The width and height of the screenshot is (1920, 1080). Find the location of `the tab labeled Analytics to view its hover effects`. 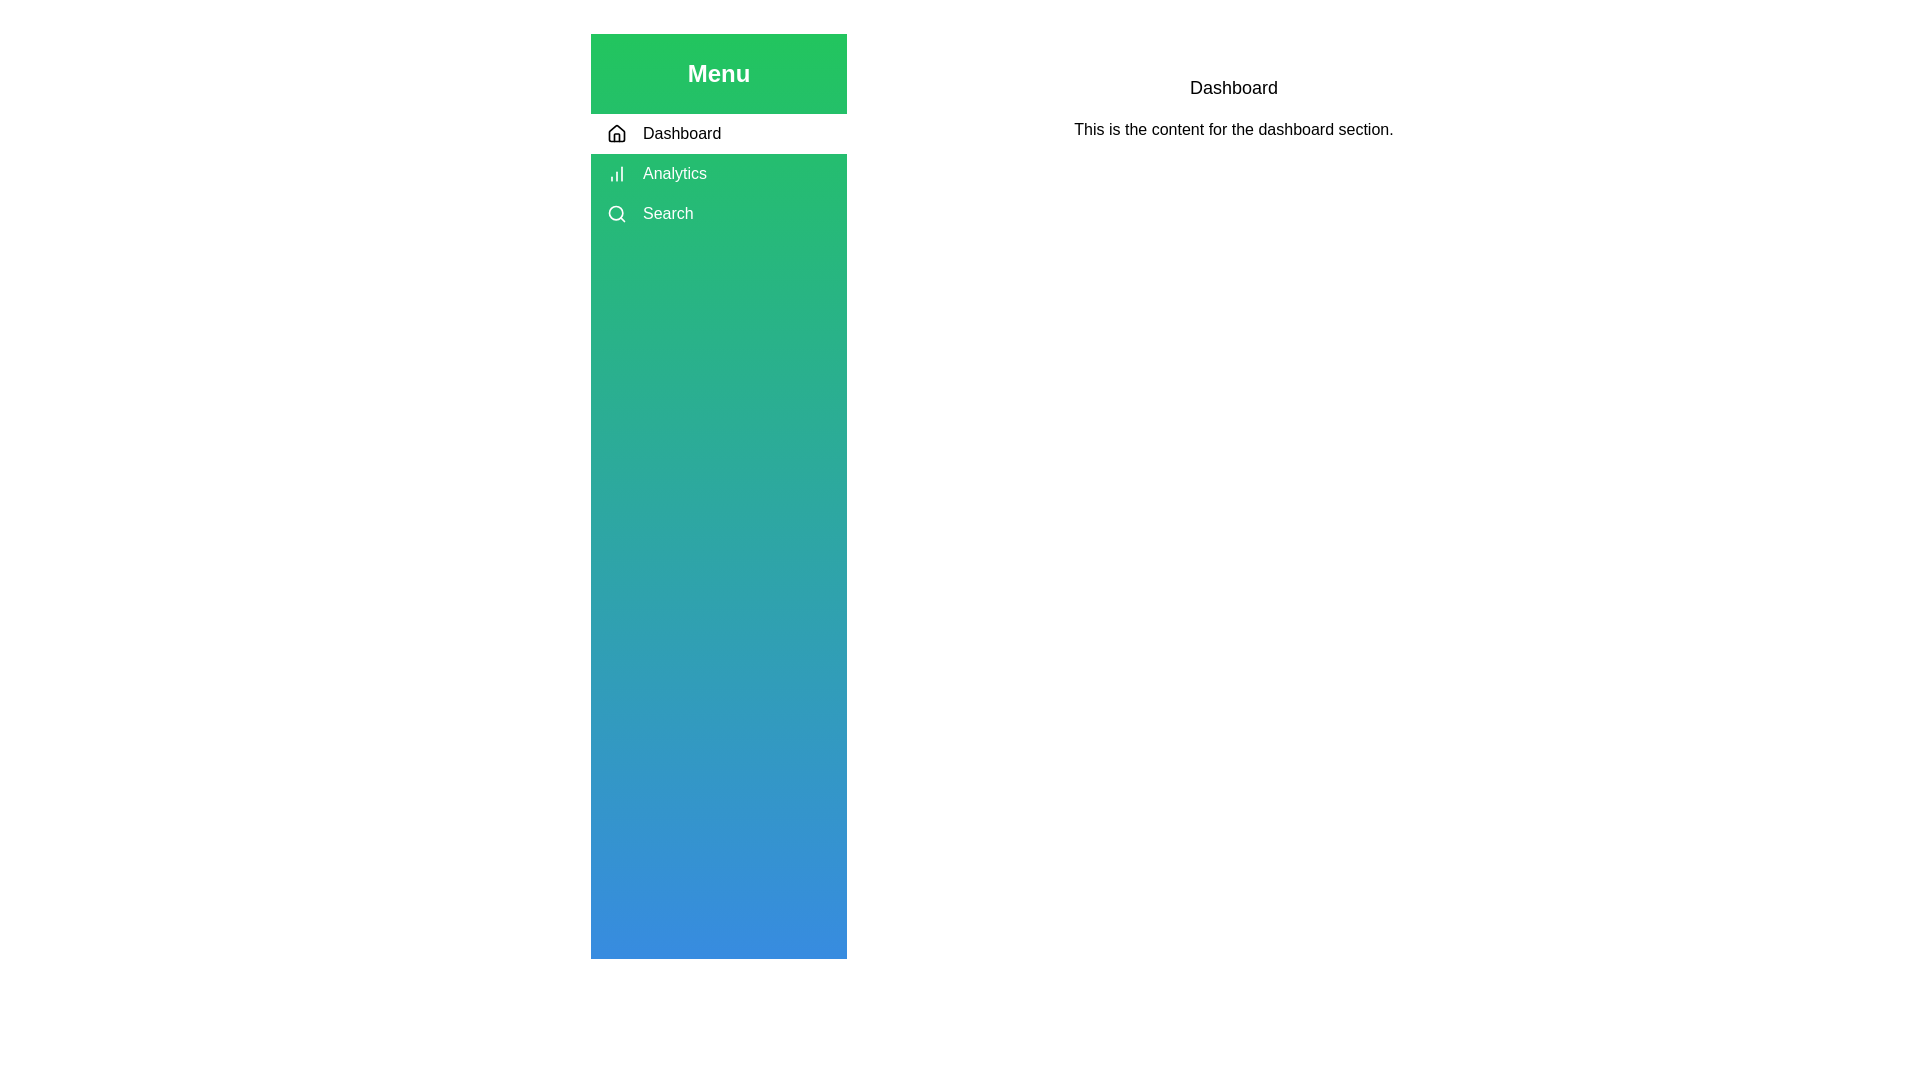

the tab labeled Analytics to view its hover effects is located at coordinates (719, 172).